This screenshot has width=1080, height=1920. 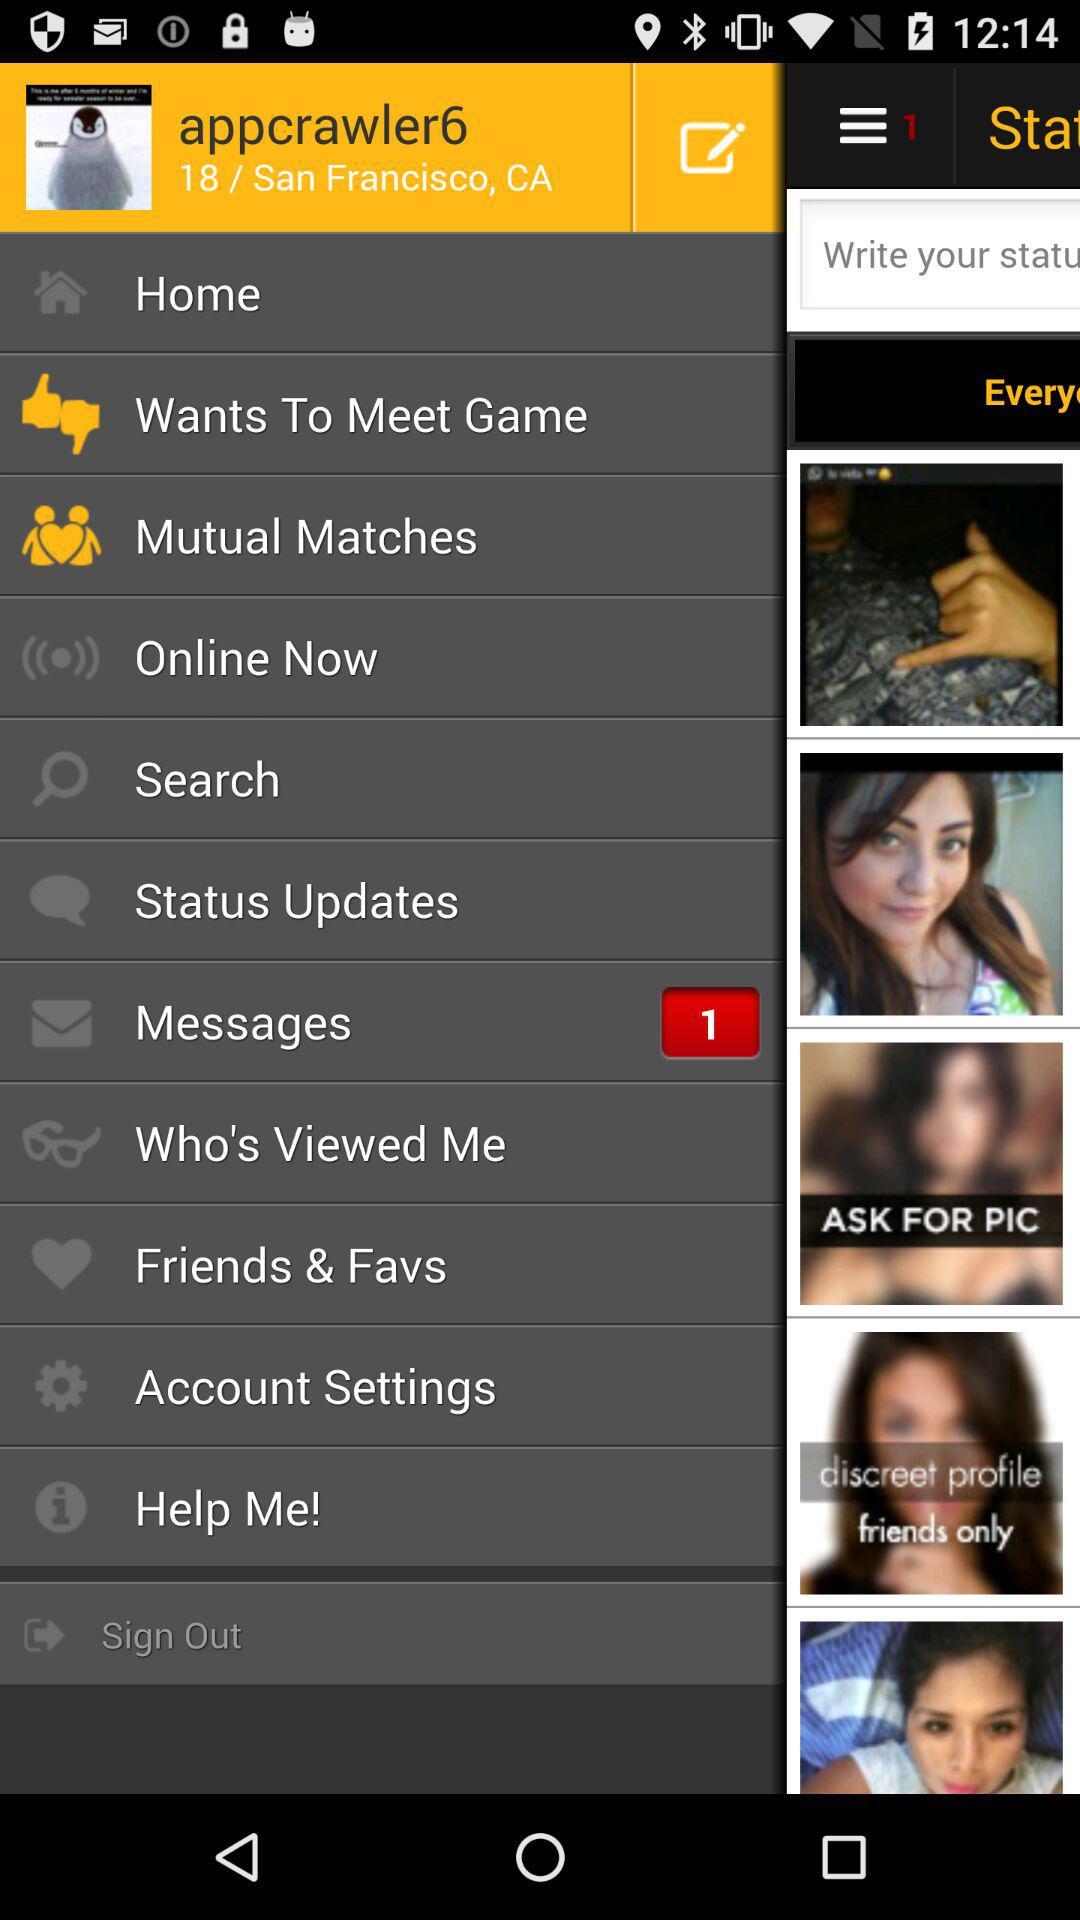 What do you see at coordinates (937, 259) in the screenshot?
I see `write what 's on your mind` at bounding box center [937, 259].